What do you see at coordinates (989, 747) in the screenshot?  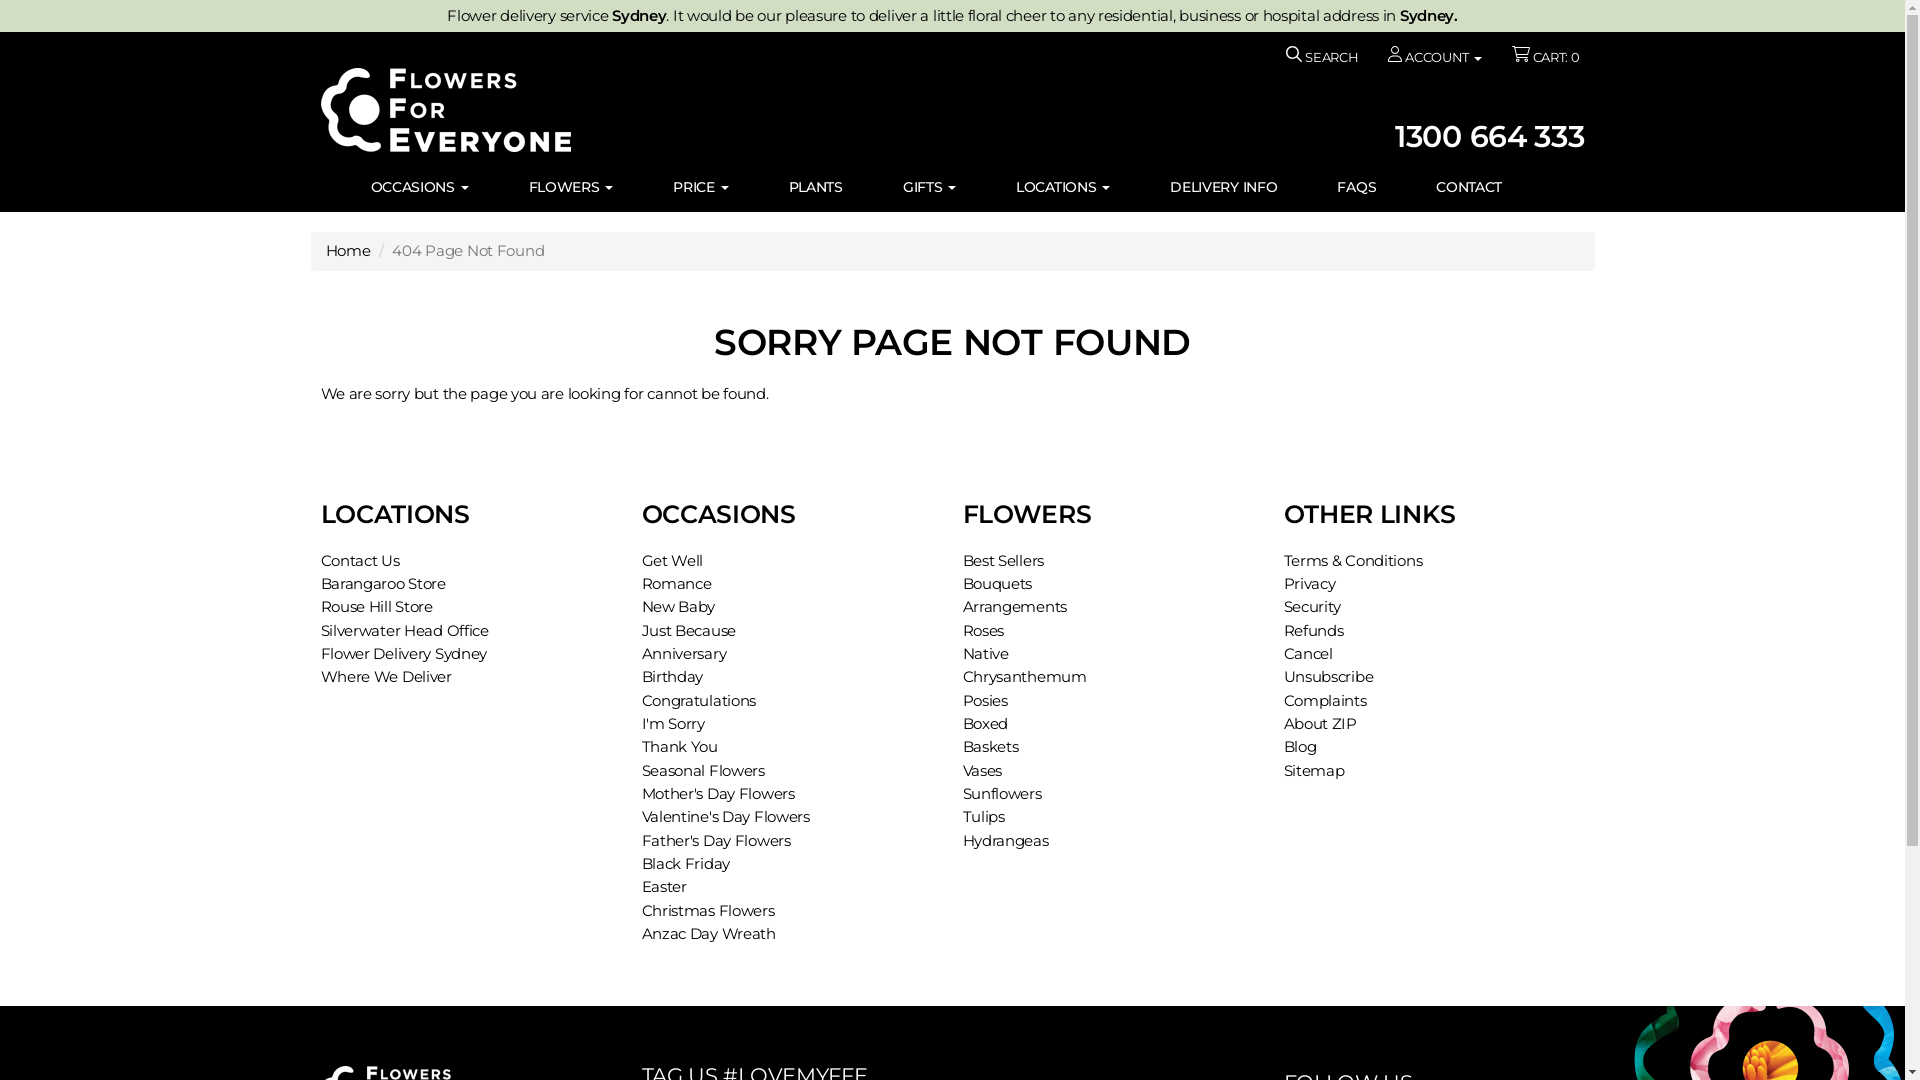 I see `'Baskets'` at bounding box center [989, 747].